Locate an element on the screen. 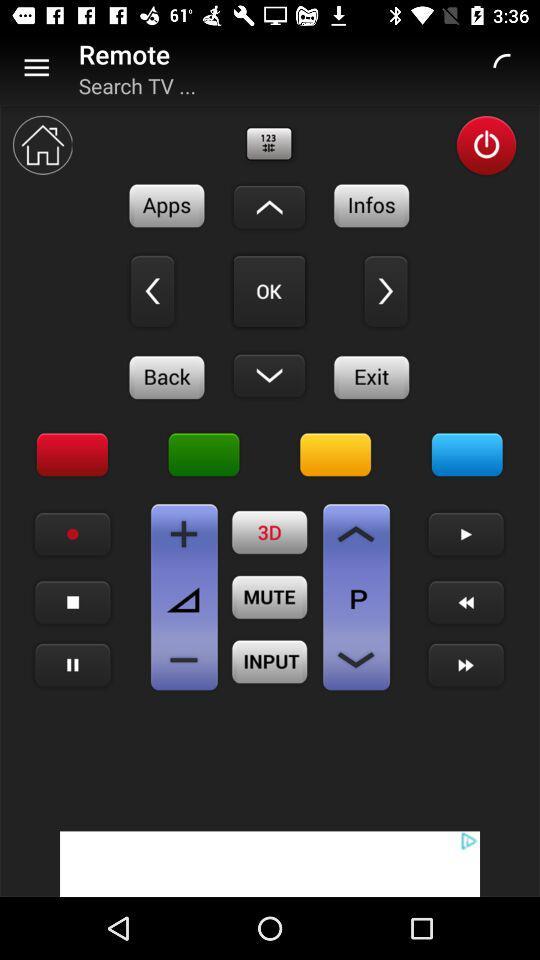 This screenshot has height=960, width=540. down arrow is located at coordinates (355, 533).